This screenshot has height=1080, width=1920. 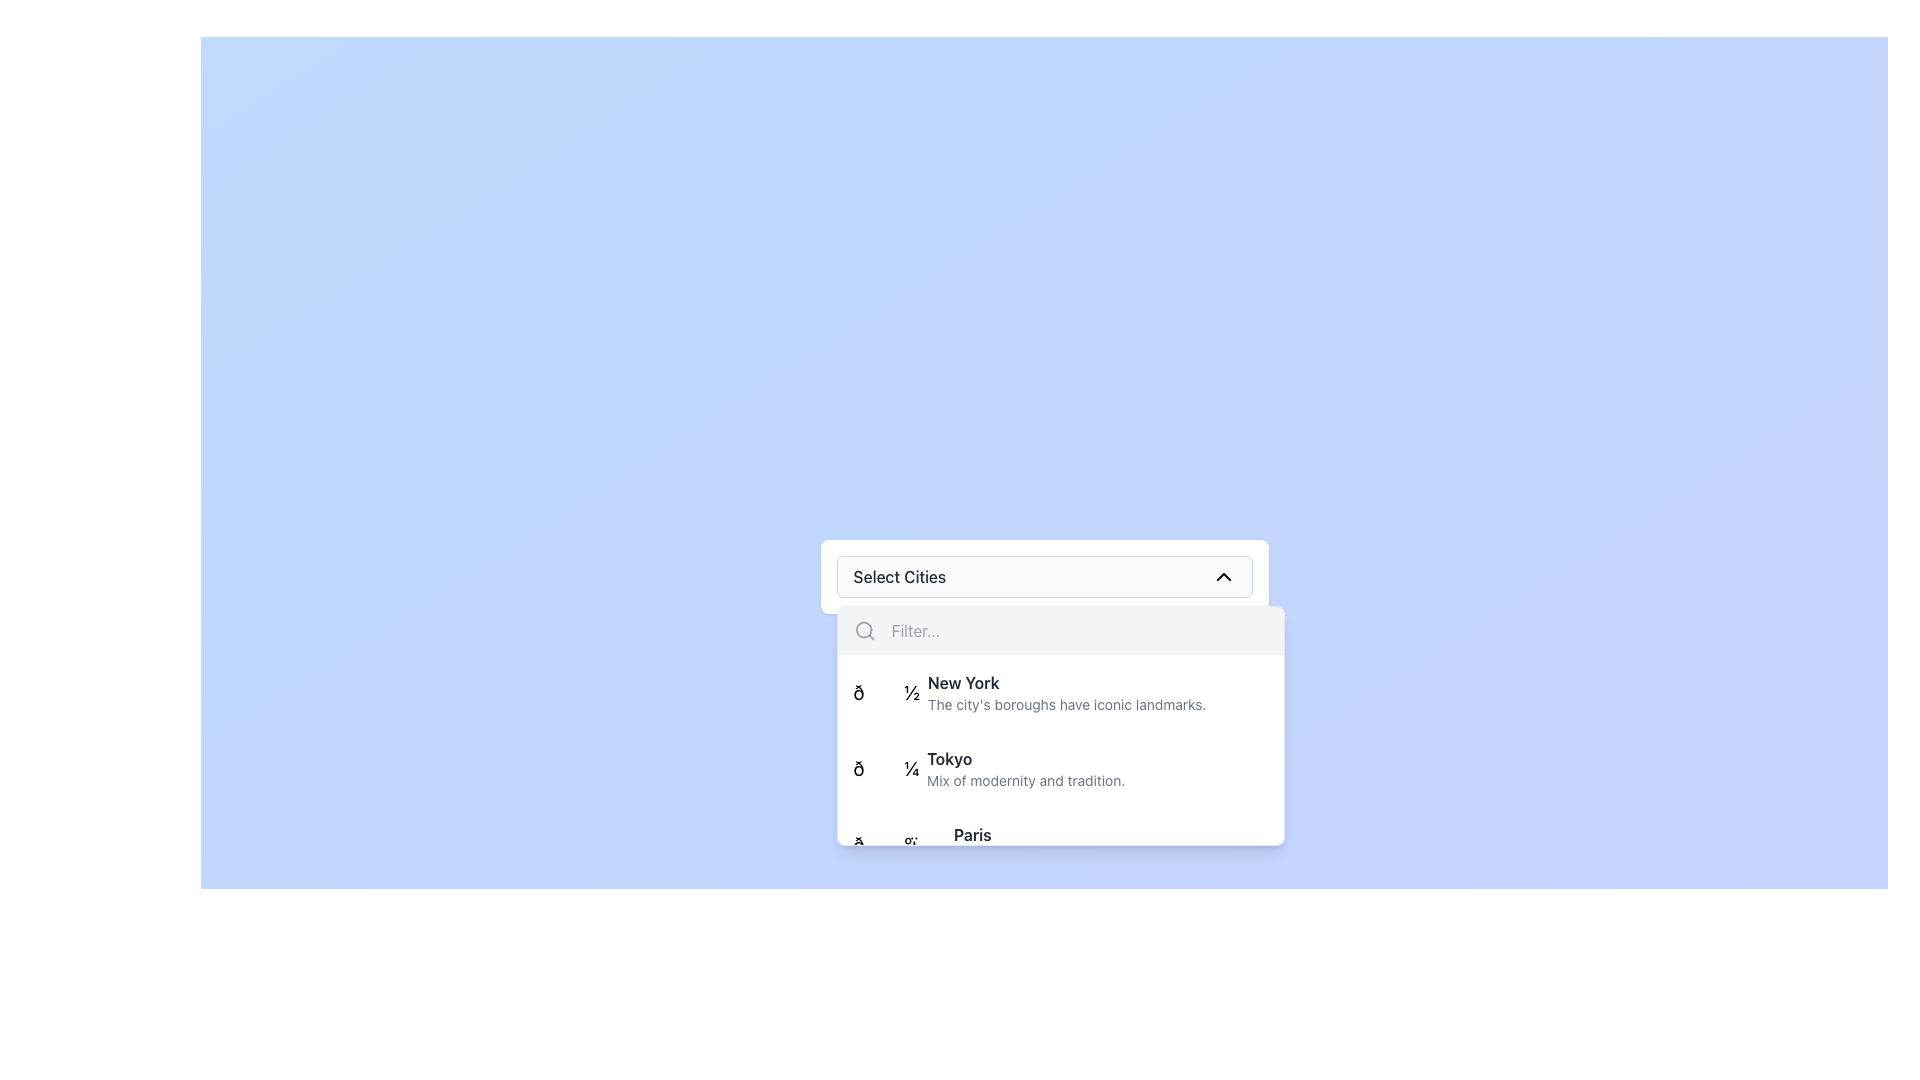 What do you see at coordinates (1065, 692) in the screenshot?
I see `the list item displaying 'New York' within the dropdown menu under the 'Select Cities' field` at bounding box center [1065, 692].